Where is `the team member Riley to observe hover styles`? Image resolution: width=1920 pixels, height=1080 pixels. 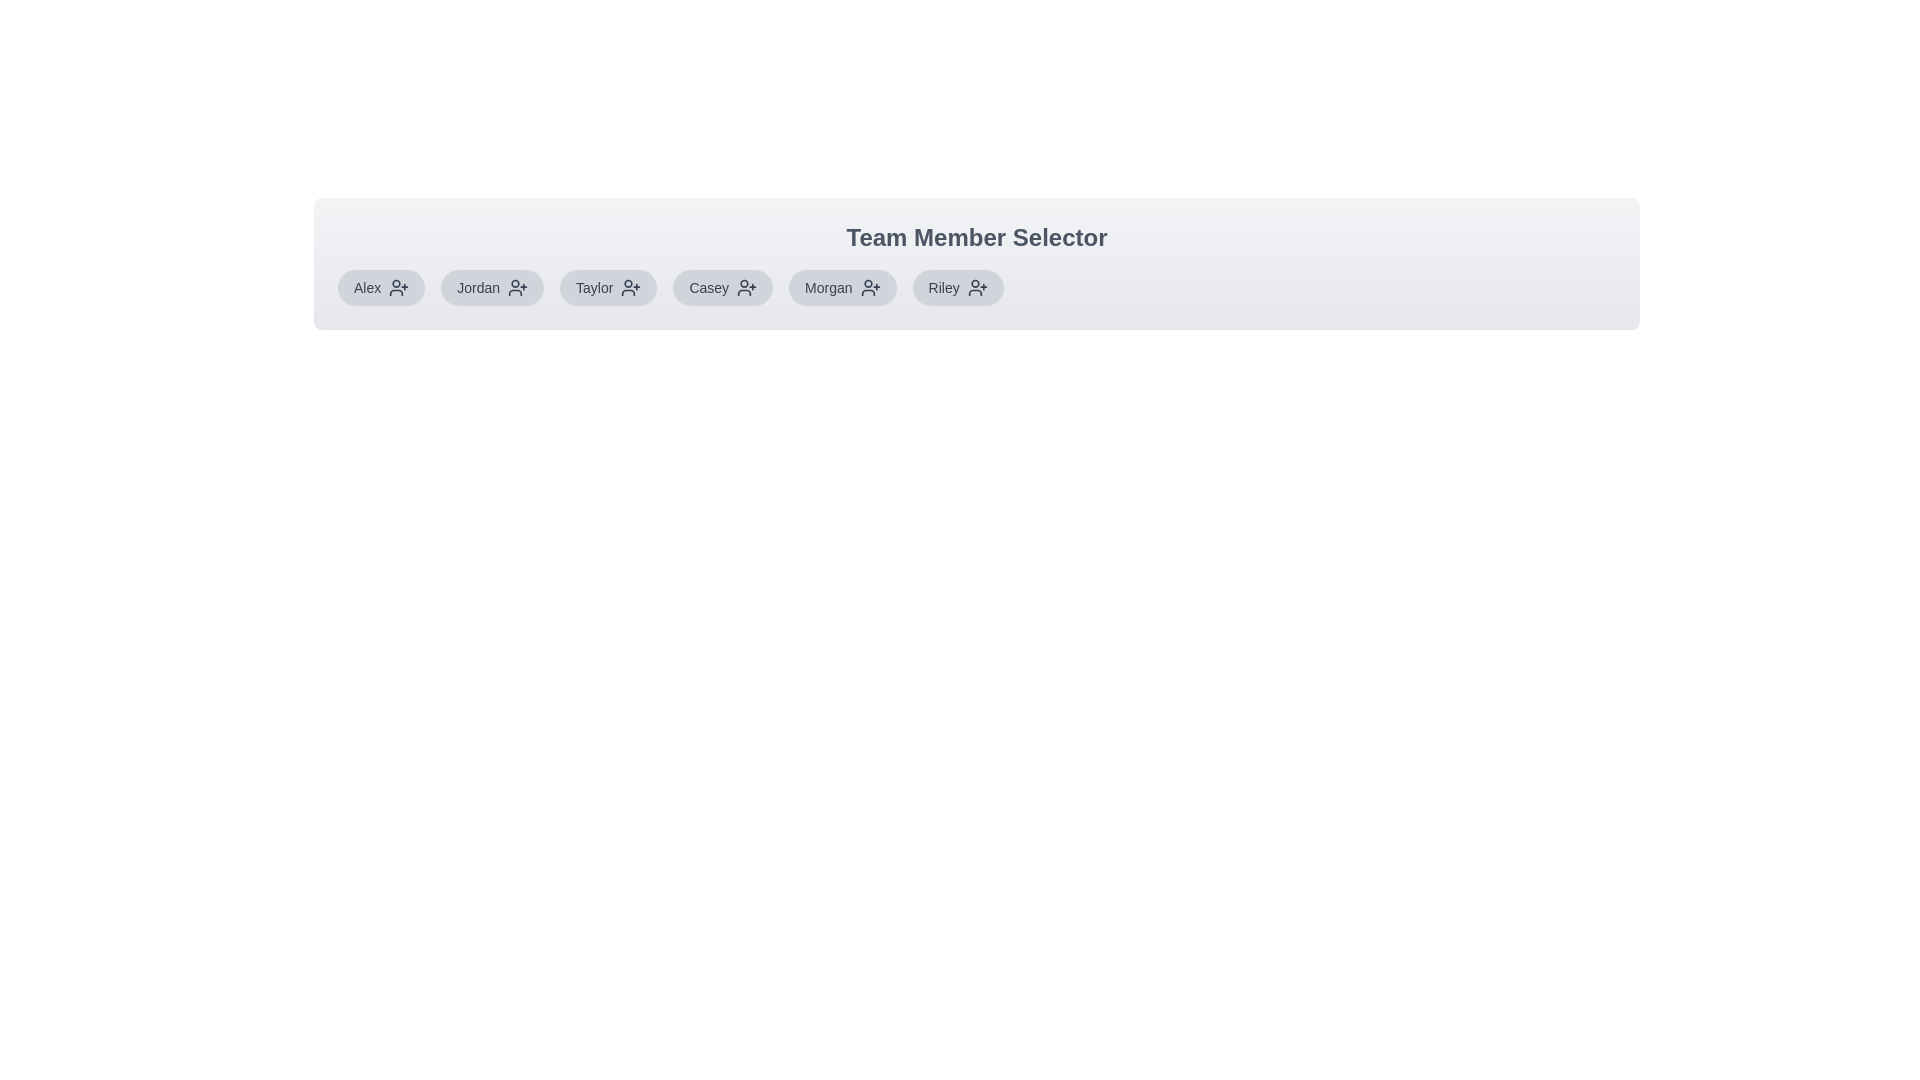 the team member Riley to observe hover styles is located at coordinates (957, 288).